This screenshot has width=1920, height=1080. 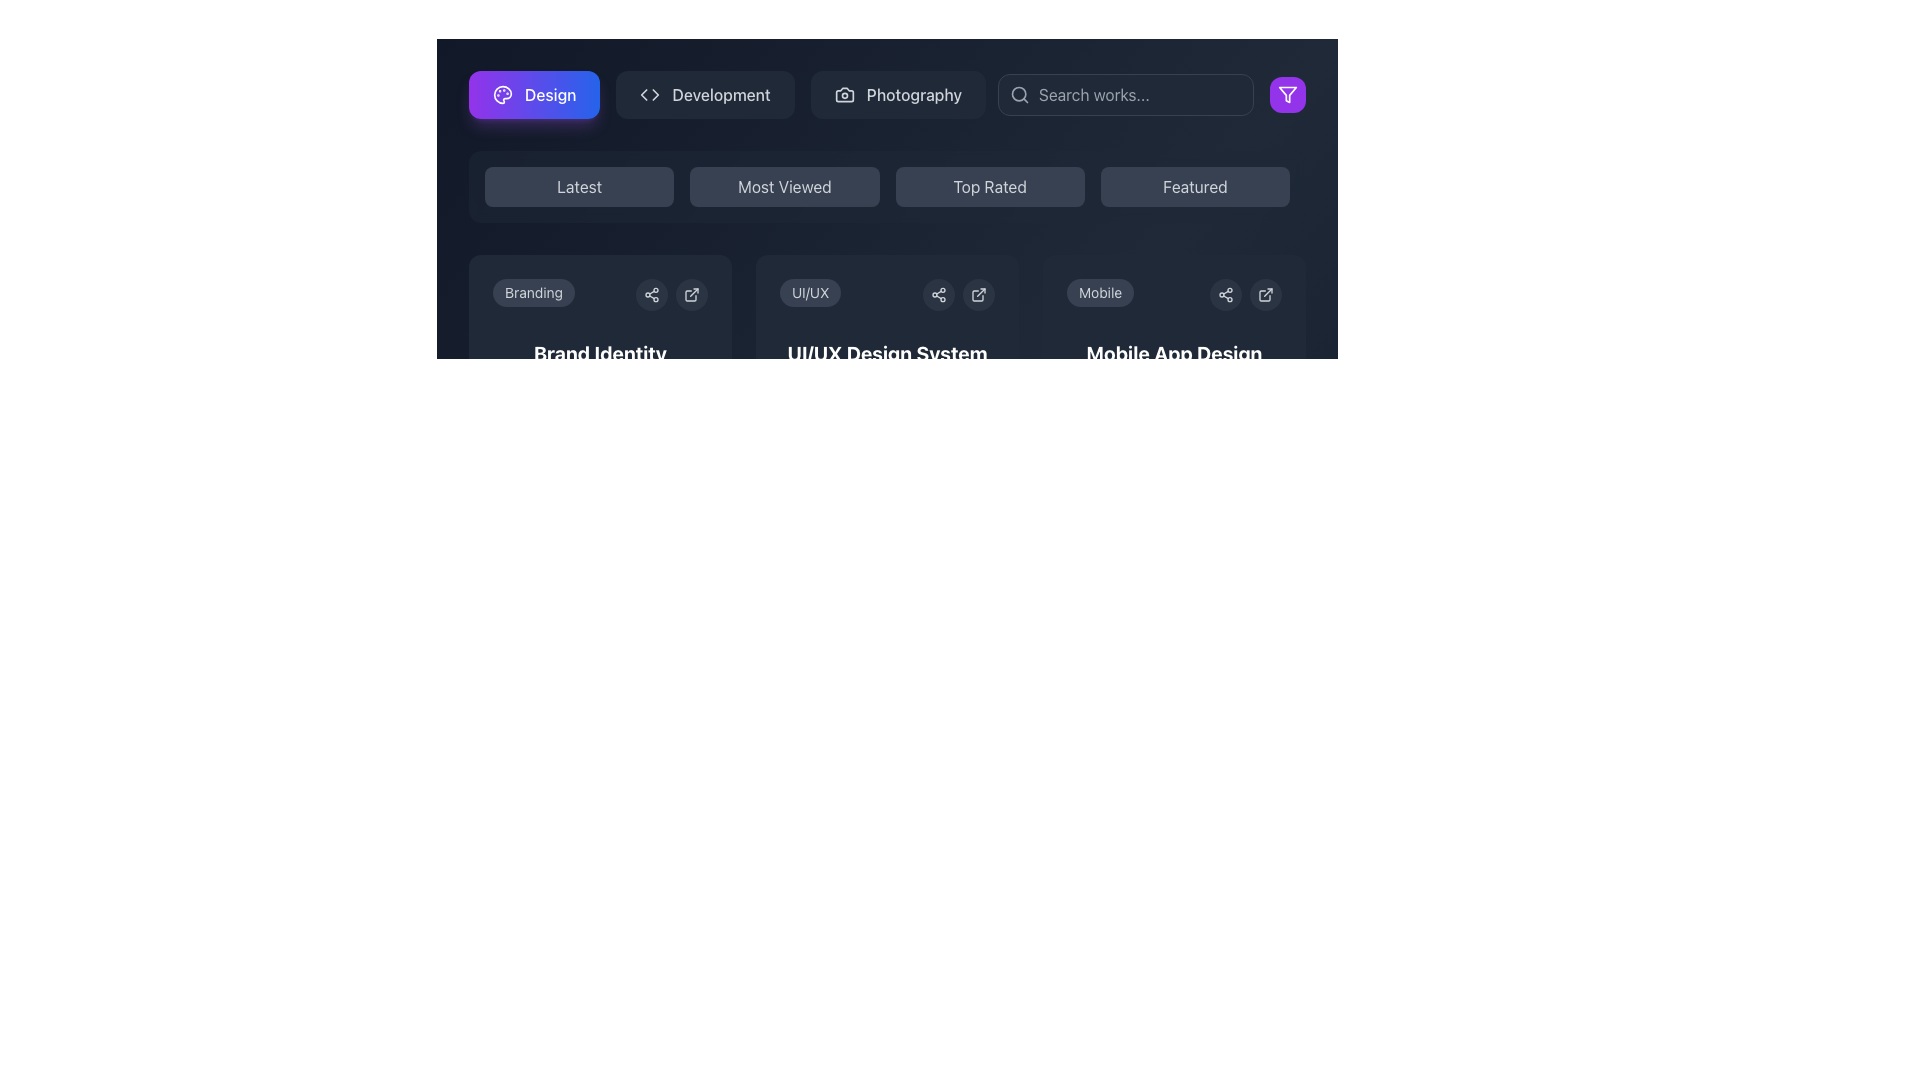 I want to click on the filter icon located in the top-right corner of the navigation header, which is part of a distinct purple button grouping, so click(x=1287, y=95).